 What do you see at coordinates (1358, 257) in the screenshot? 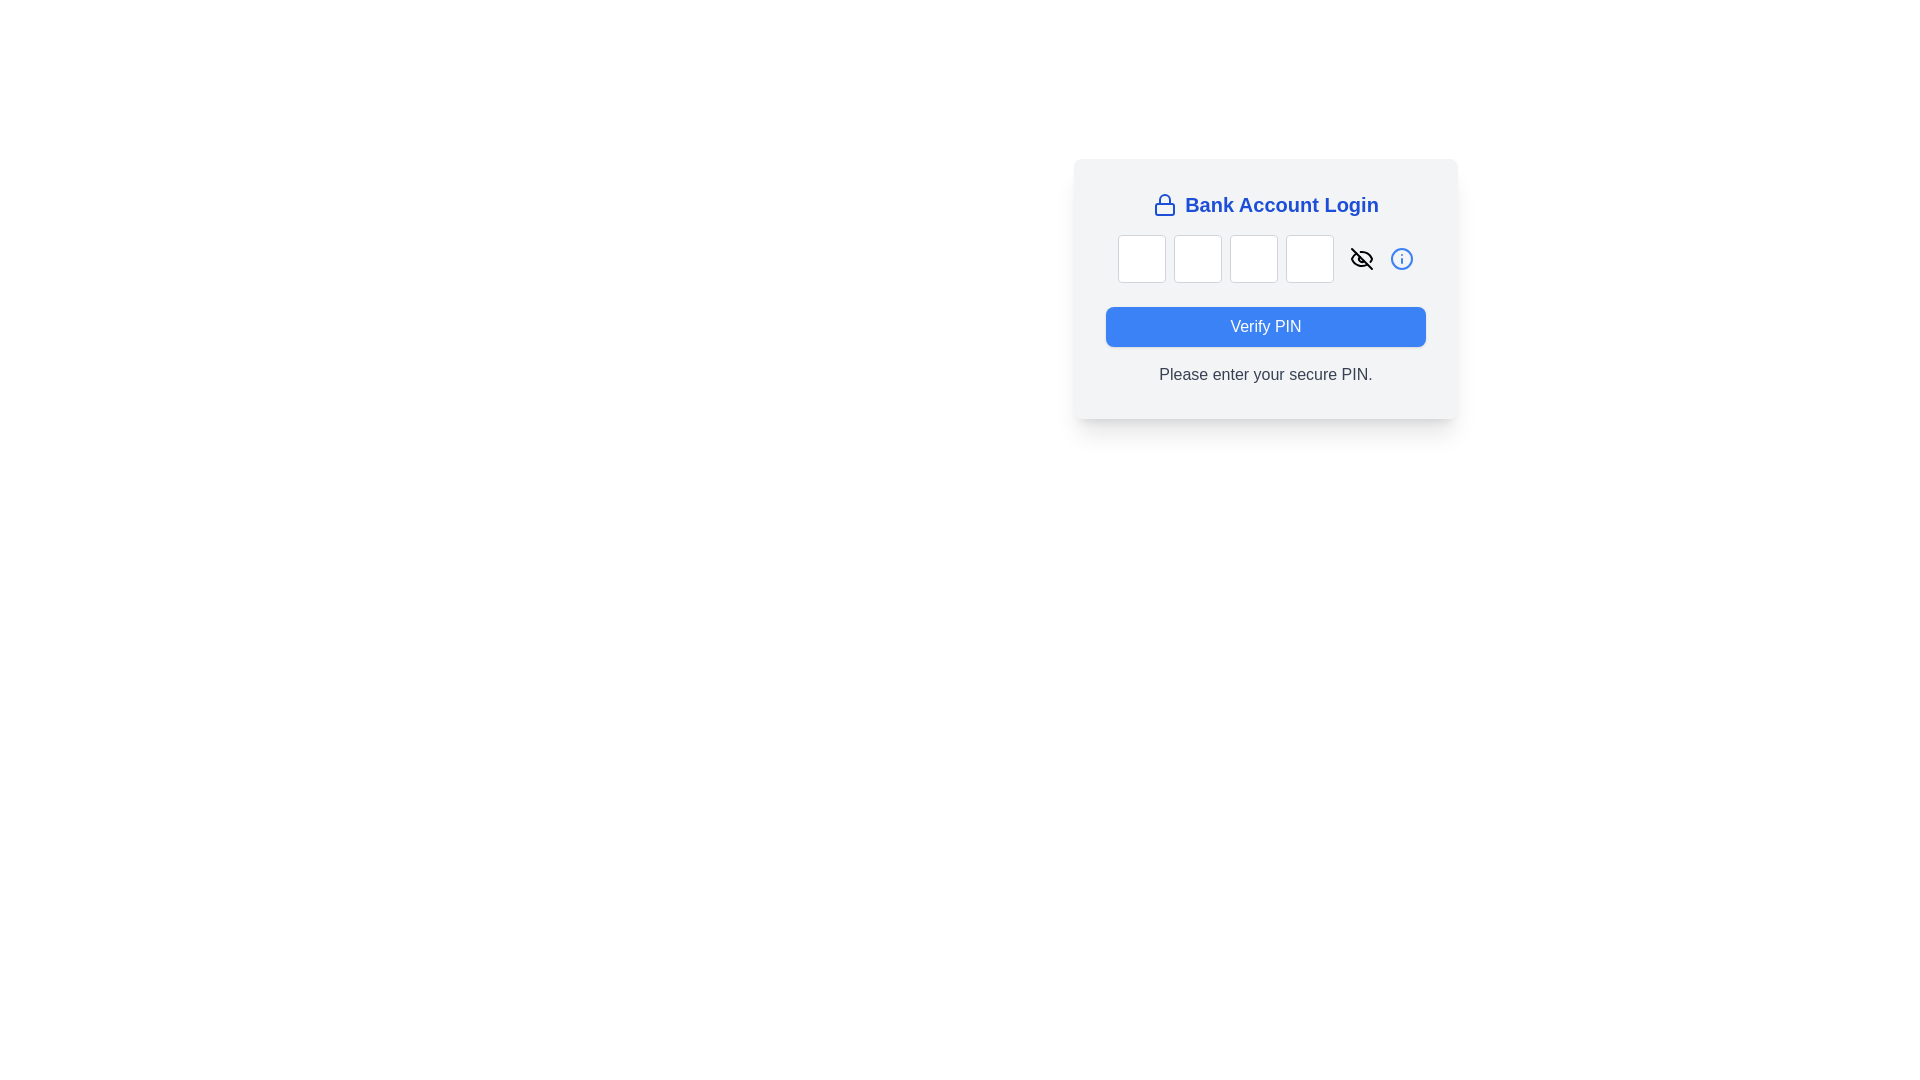
I see `the stylized eye icon representing the 'hidden' or 'obscured' action` at bounding box center [1358, 257].